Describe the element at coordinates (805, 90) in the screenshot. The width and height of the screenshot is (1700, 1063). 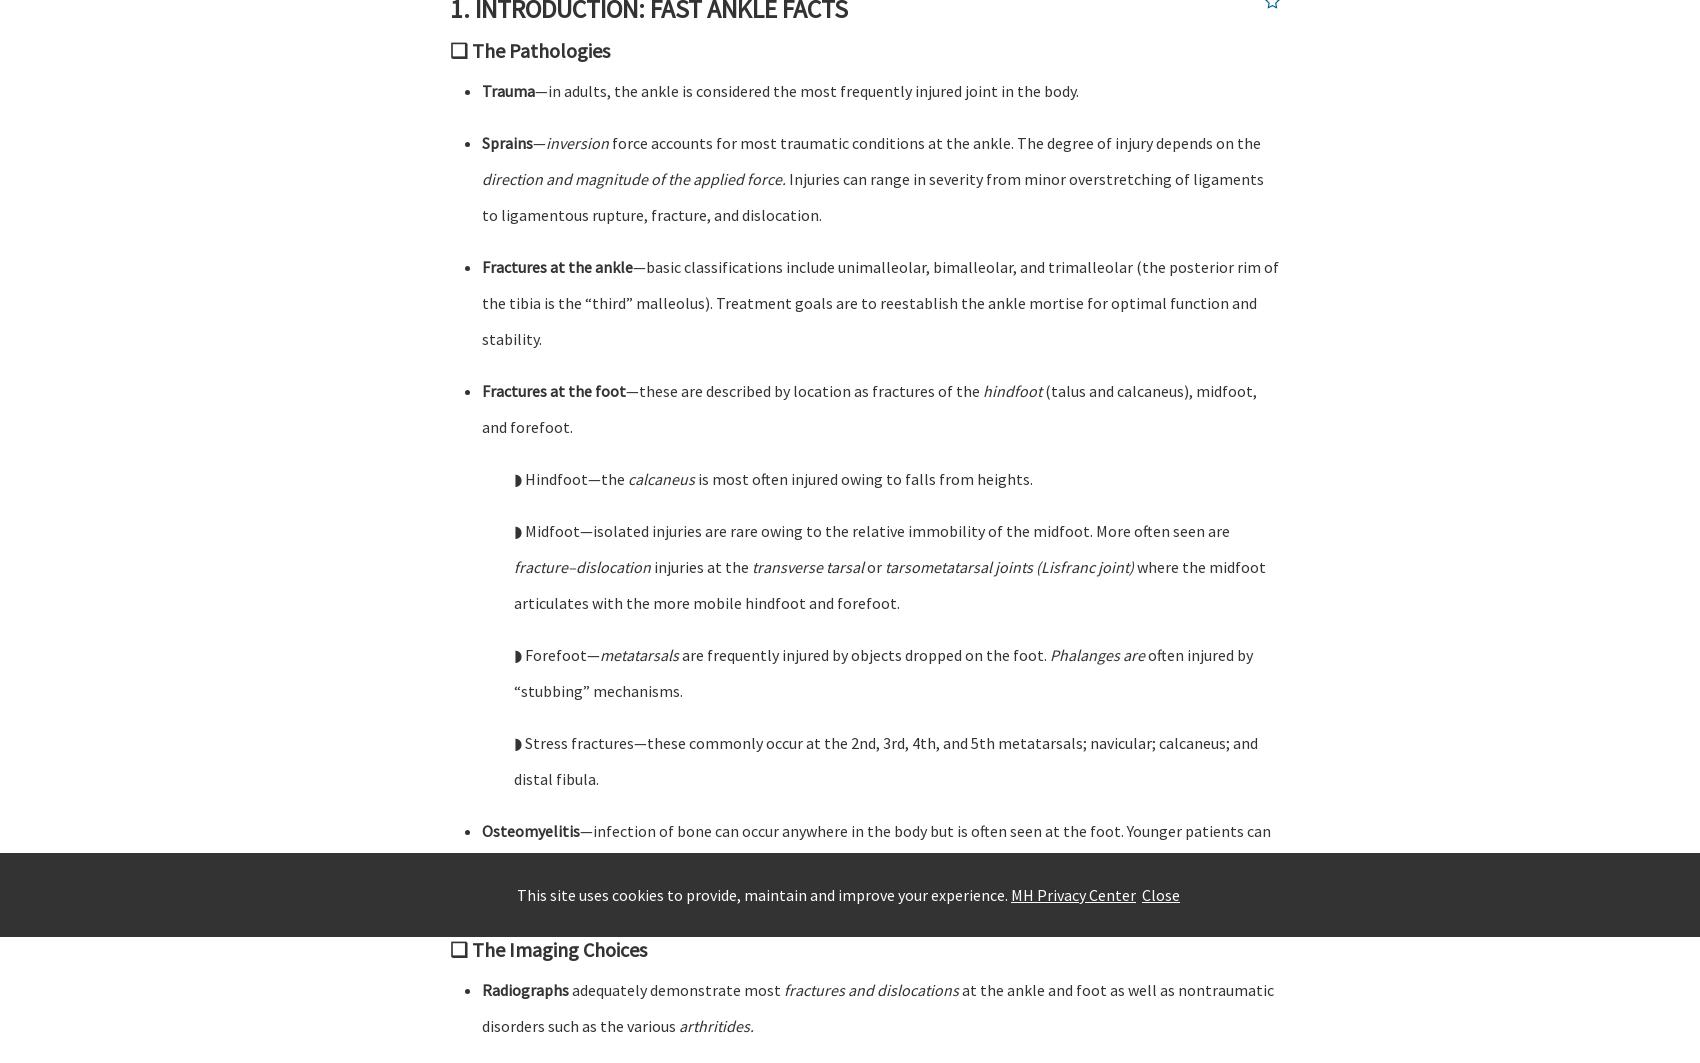
I see `'—in adults, the ankle is considered the most frequently injured joint in the body.'` at that location.